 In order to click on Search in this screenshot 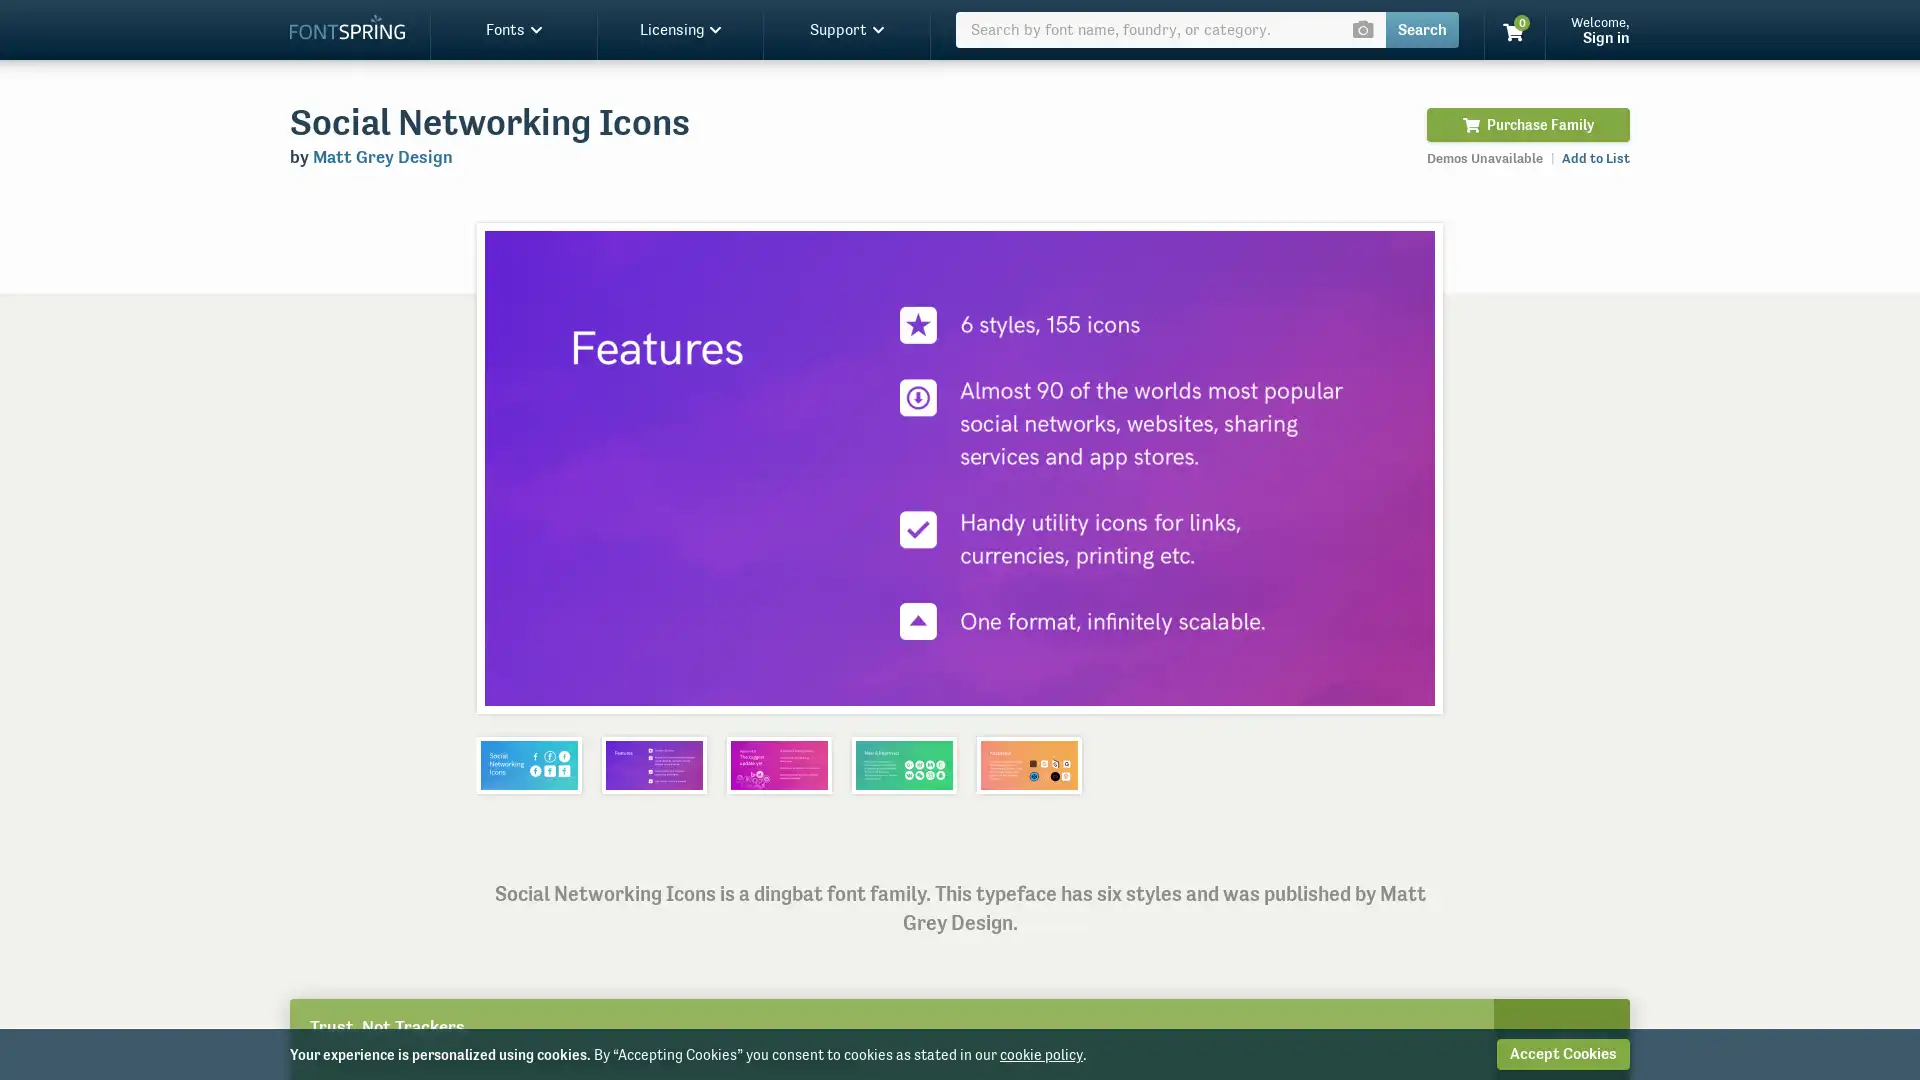, I will do `click(1421, 30)`.